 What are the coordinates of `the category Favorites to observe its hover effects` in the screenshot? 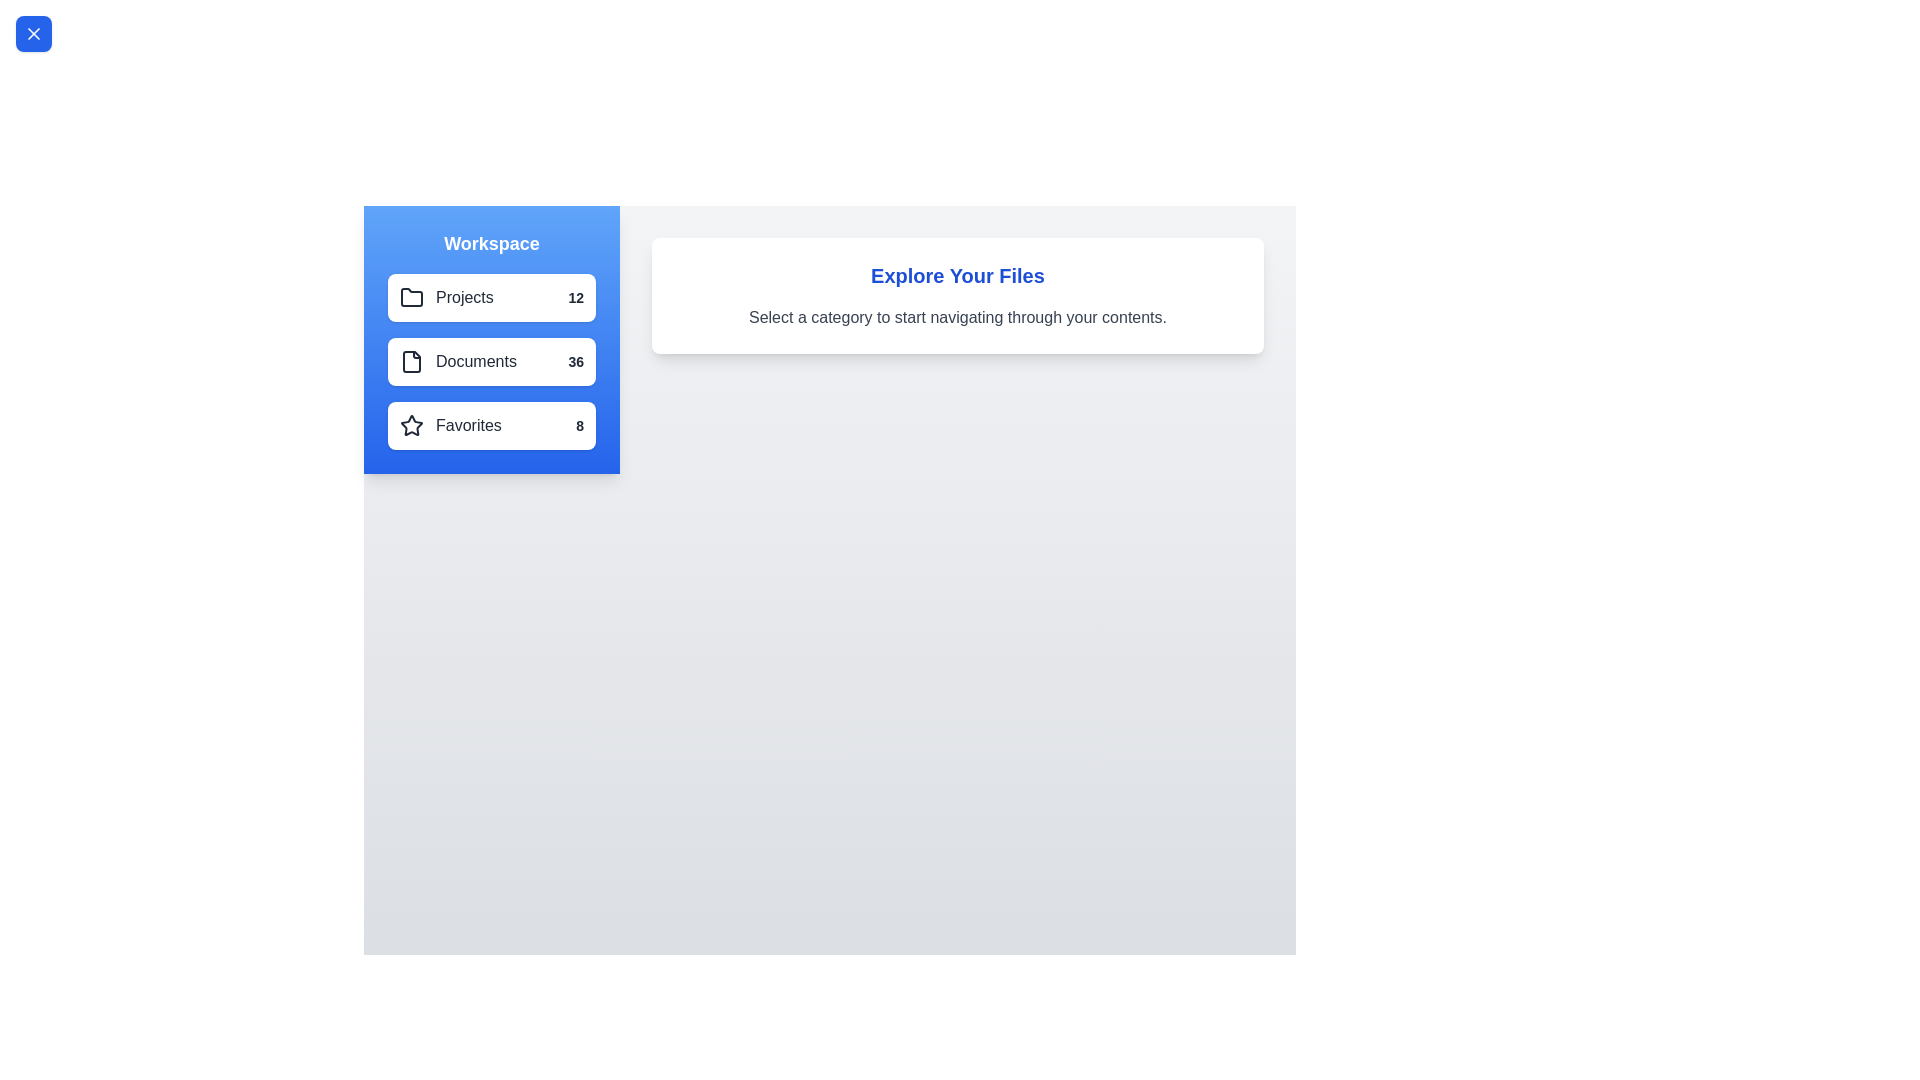 It's located at (491, 424).